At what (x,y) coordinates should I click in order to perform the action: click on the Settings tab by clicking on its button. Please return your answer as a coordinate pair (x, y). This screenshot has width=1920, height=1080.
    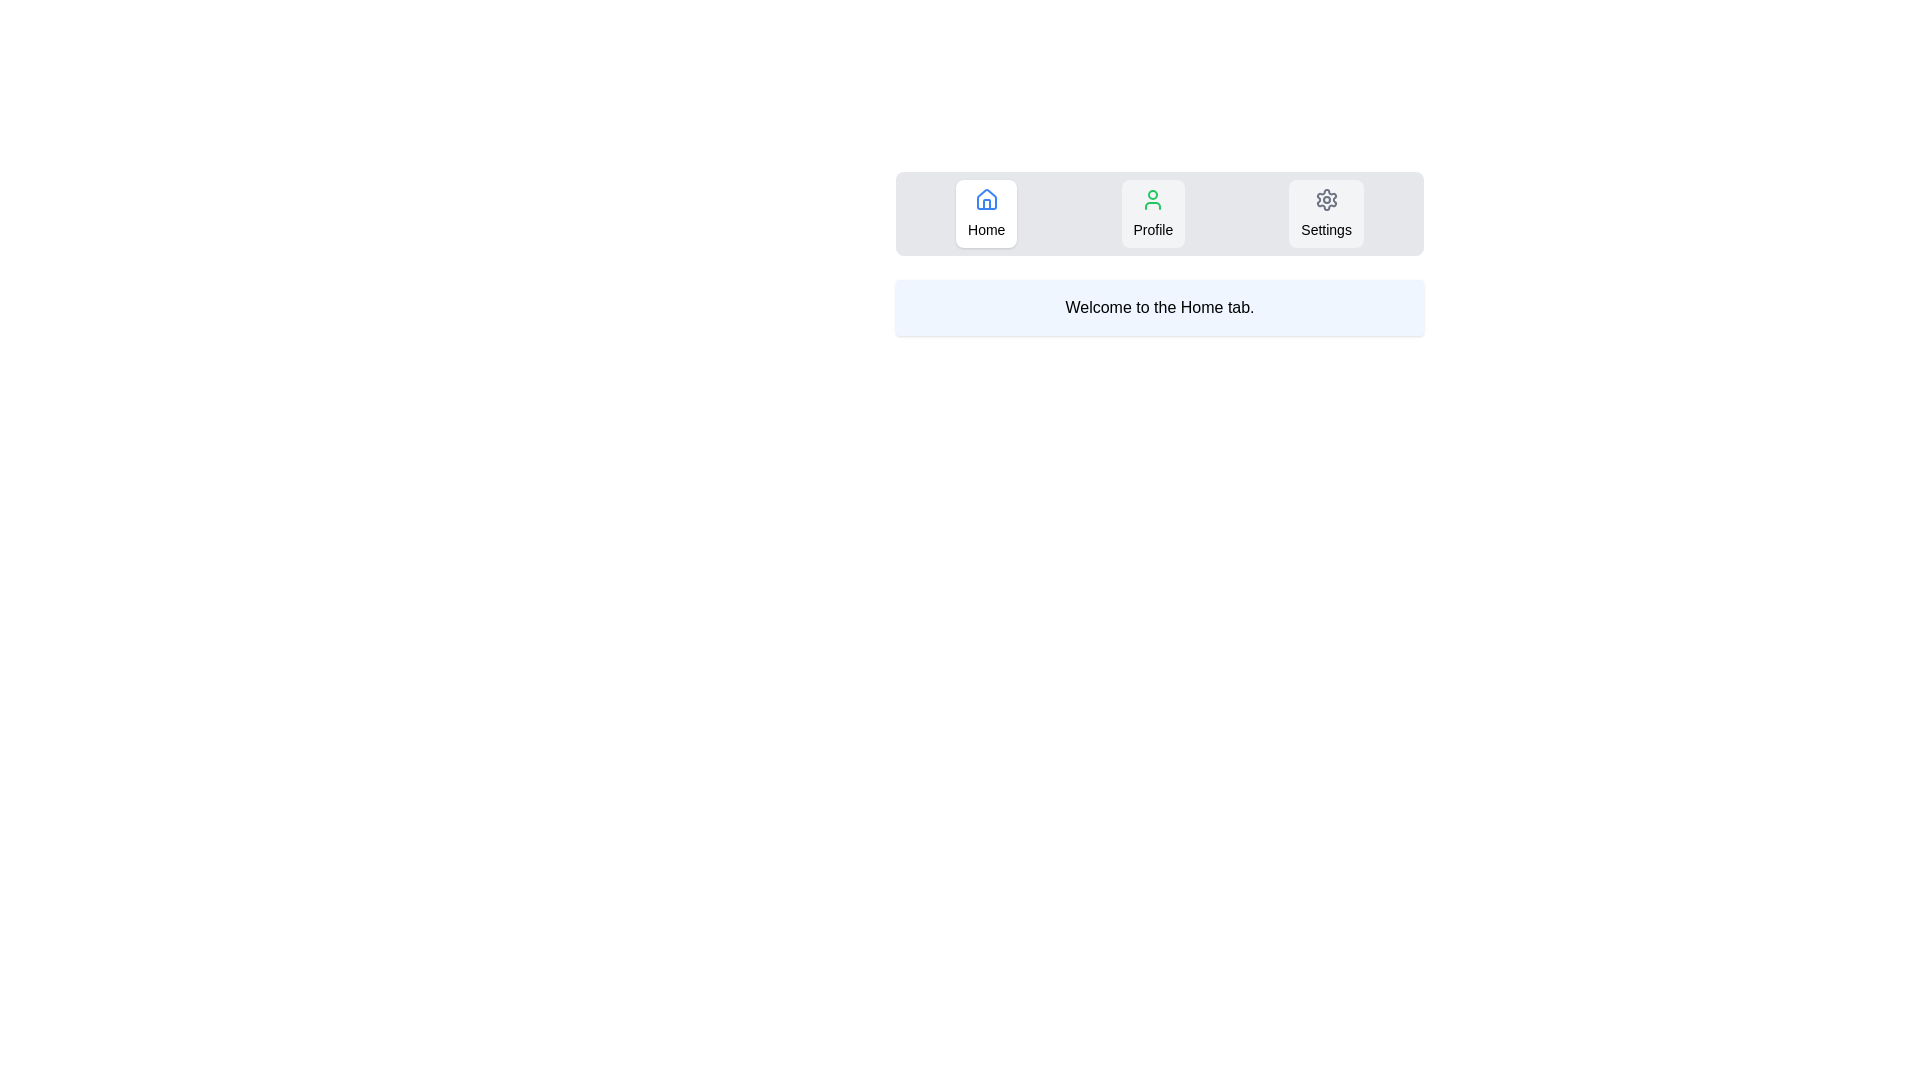
    Looking at the image, I should click on (1326, 213).